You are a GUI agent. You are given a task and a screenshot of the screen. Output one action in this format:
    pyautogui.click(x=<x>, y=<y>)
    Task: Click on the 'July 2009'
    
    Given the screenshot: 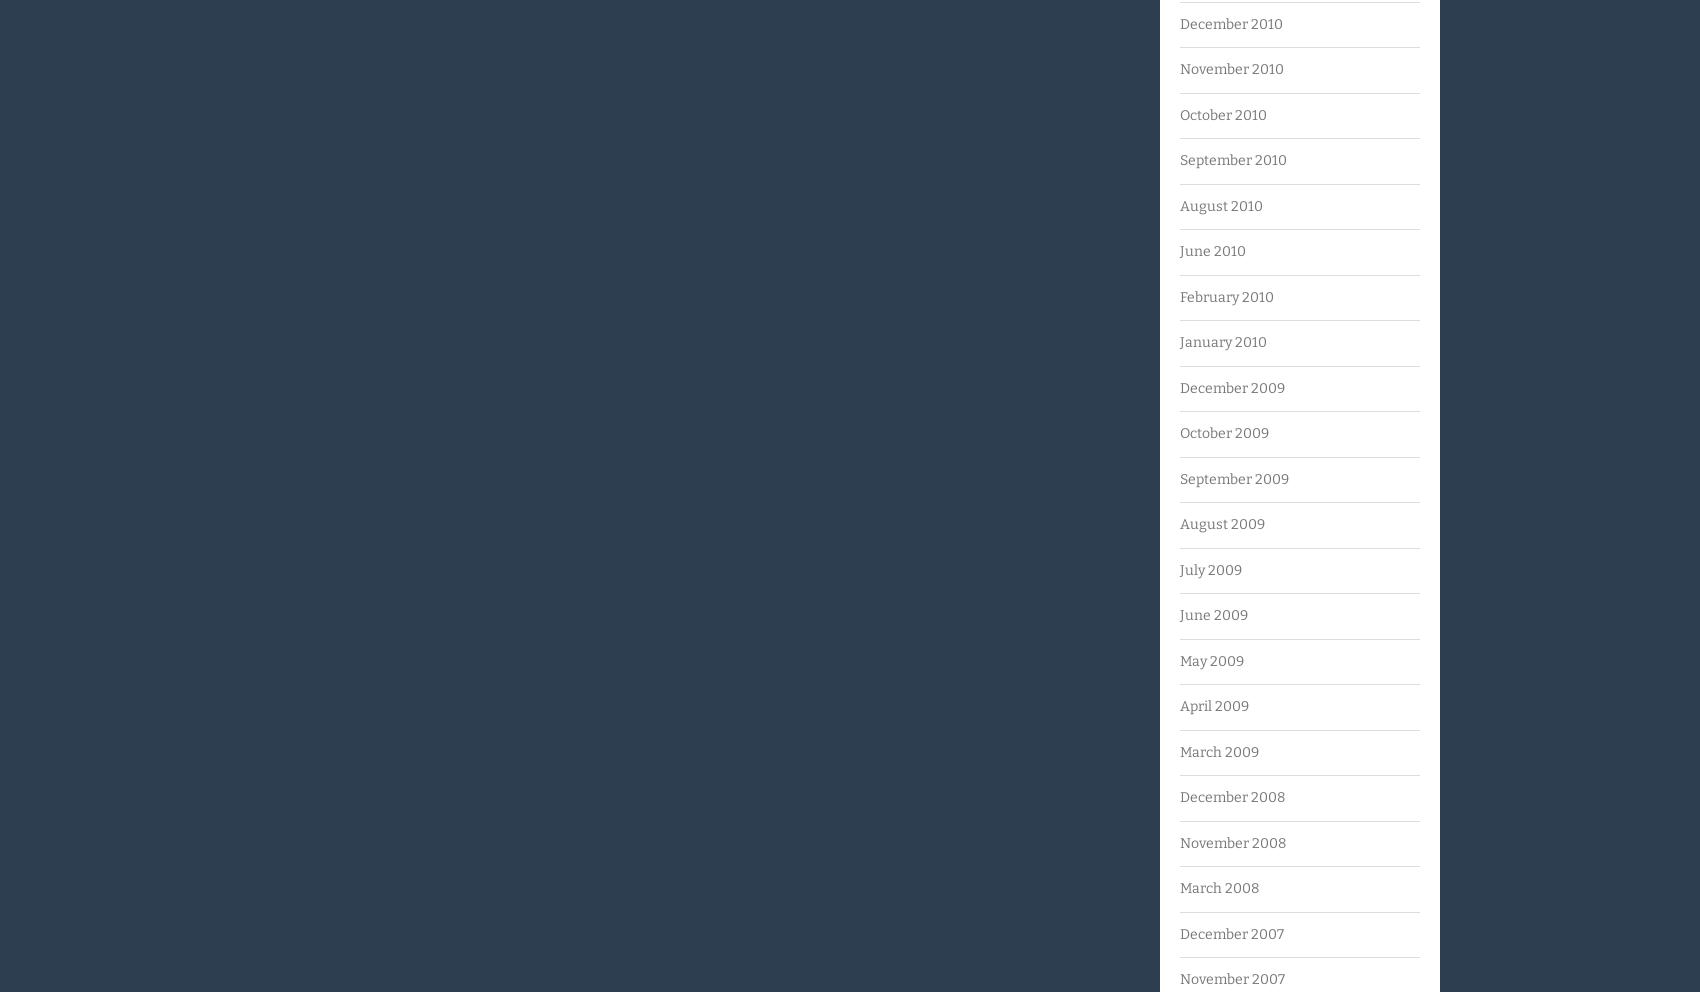 What is the action you would take?
    pyautogui.click(x=1210, y=569)
    